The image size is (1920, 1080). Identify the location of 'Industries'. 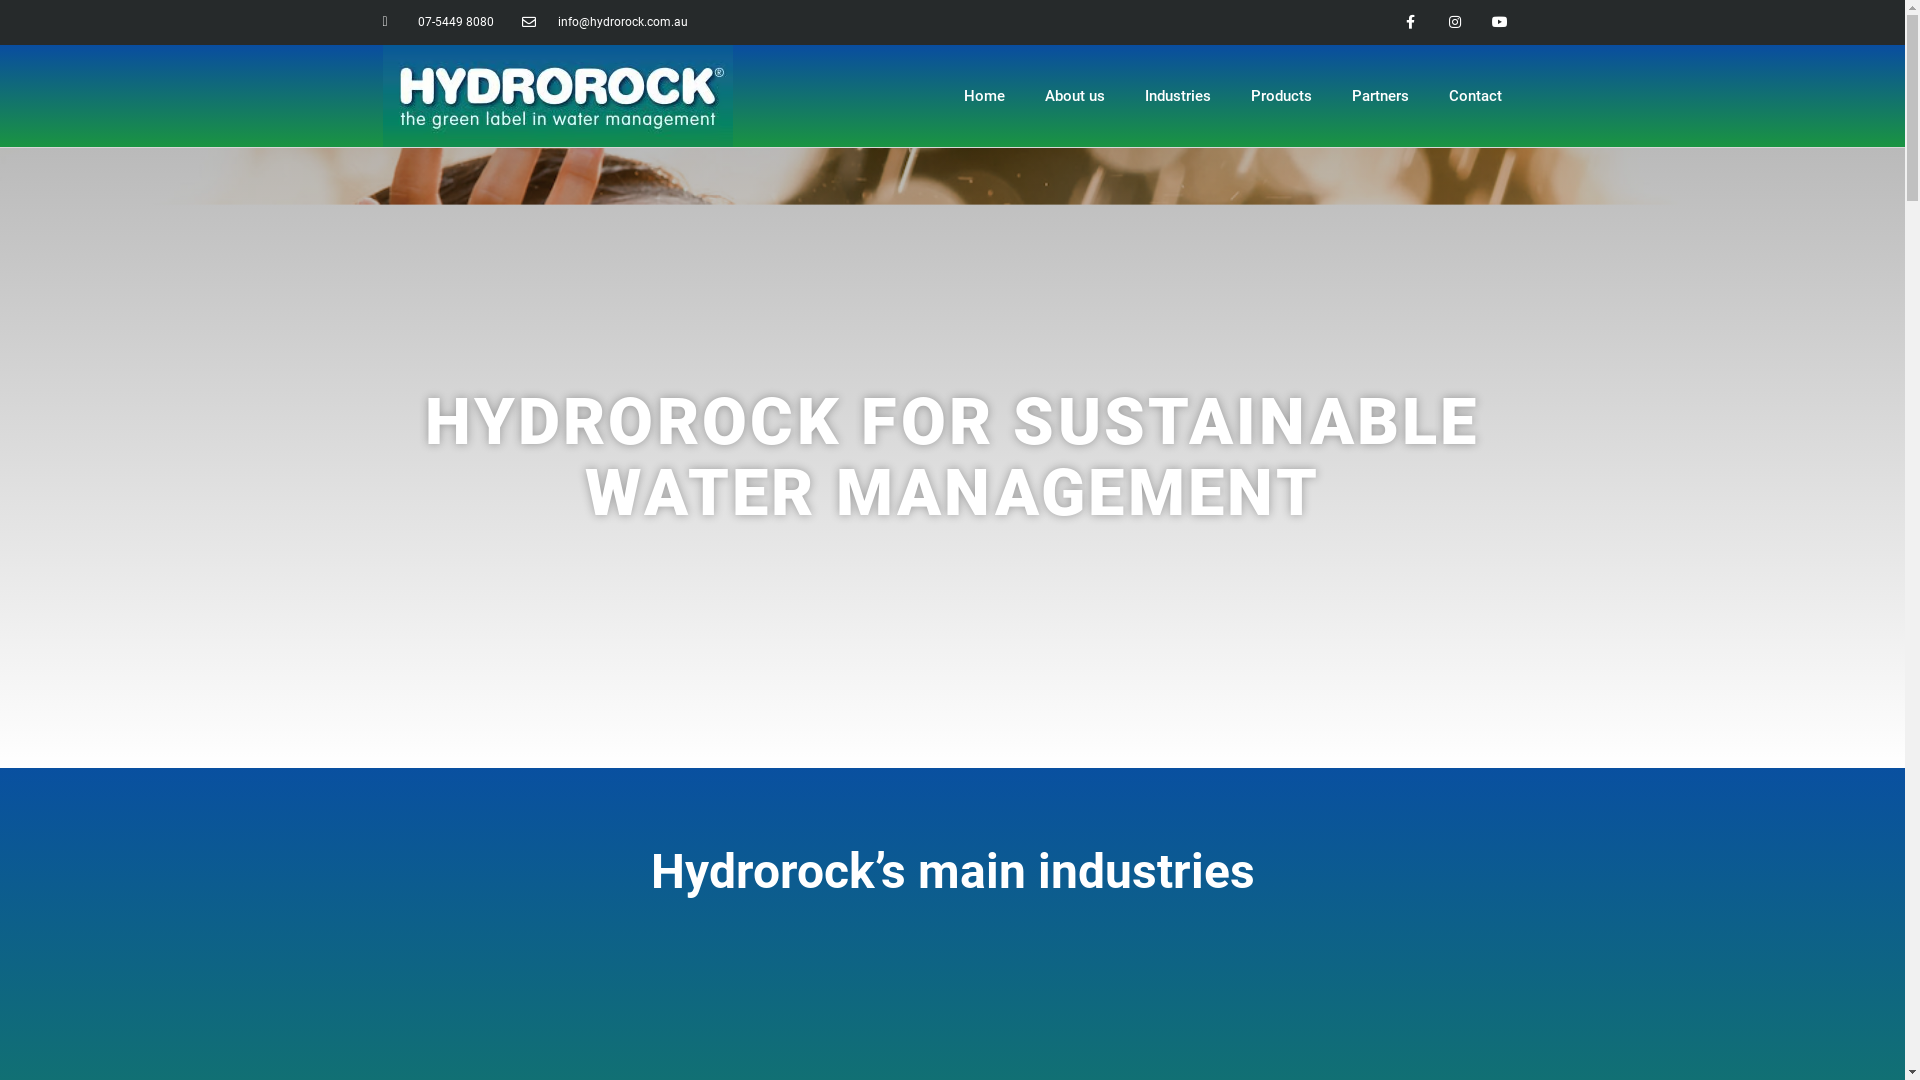
(1182, 96).